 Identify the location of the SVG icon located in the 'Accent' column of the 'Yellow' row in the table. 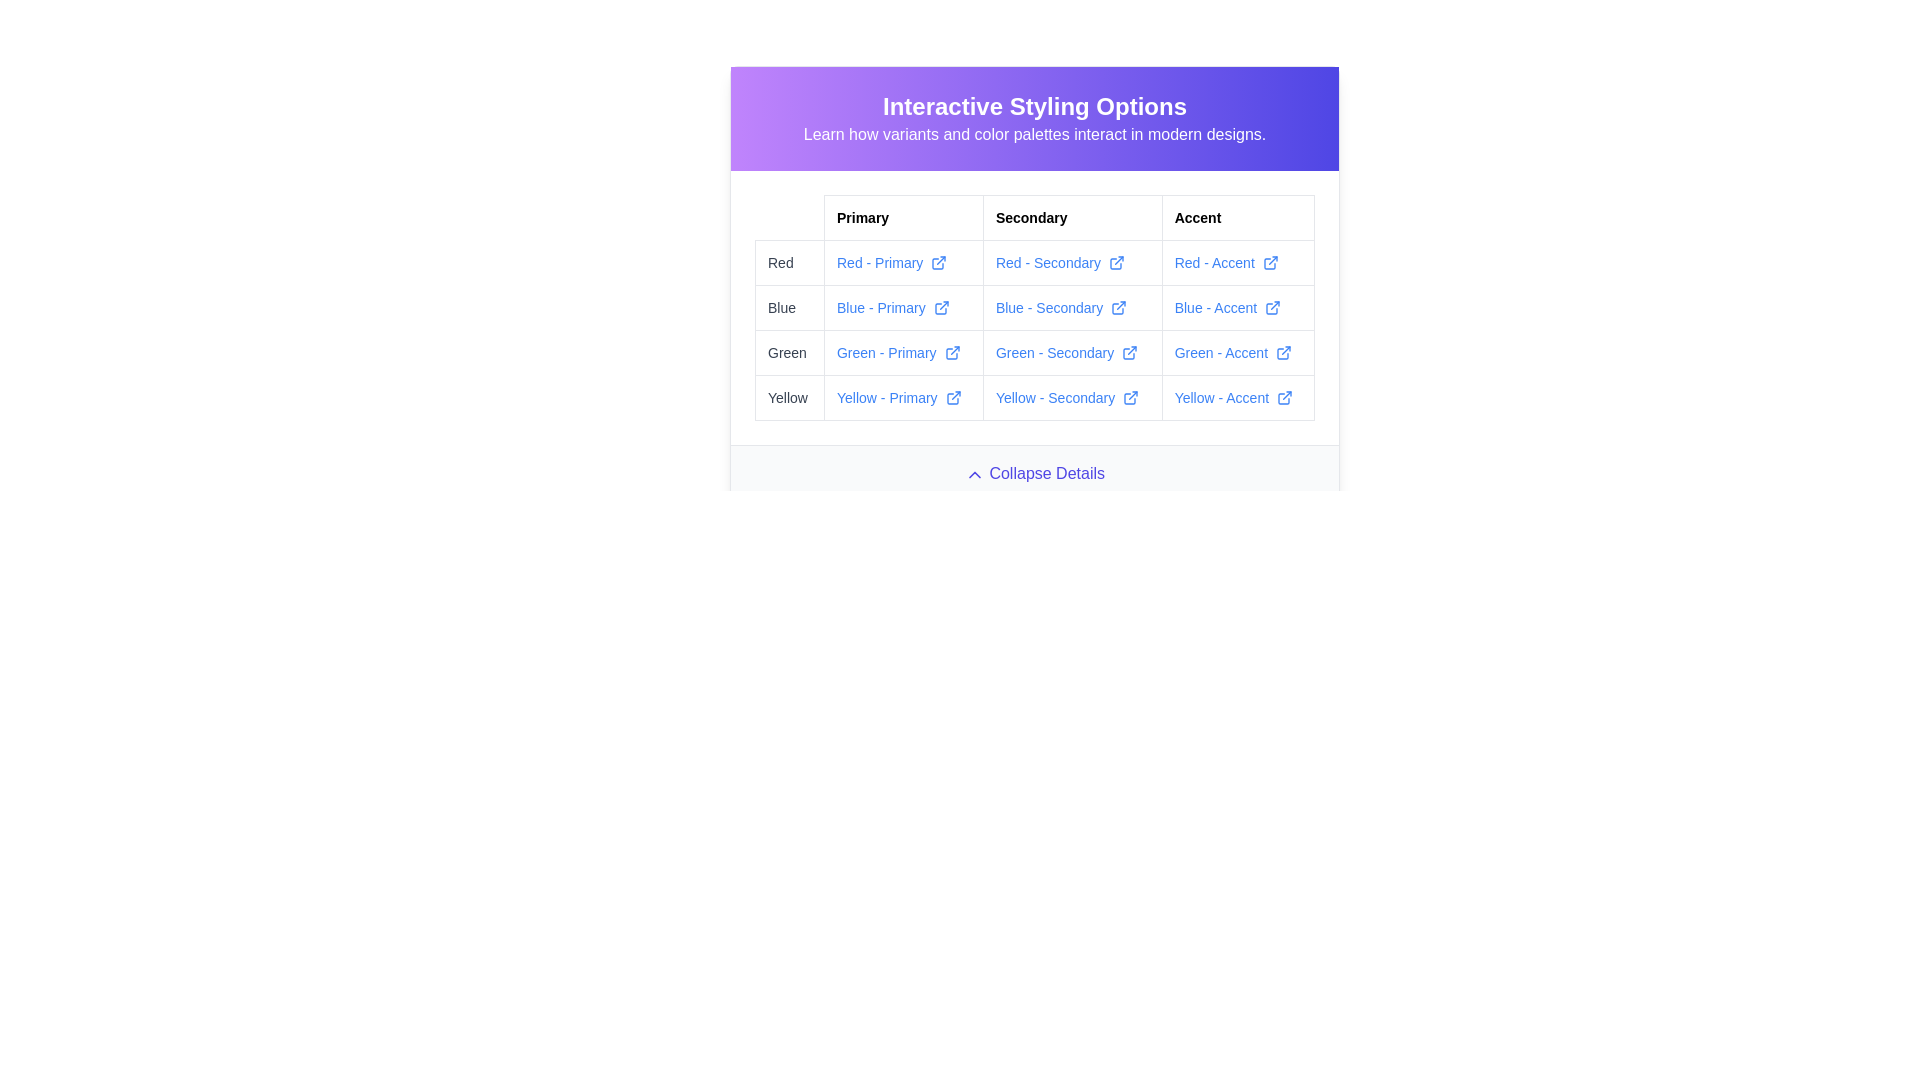
(1283, 398).